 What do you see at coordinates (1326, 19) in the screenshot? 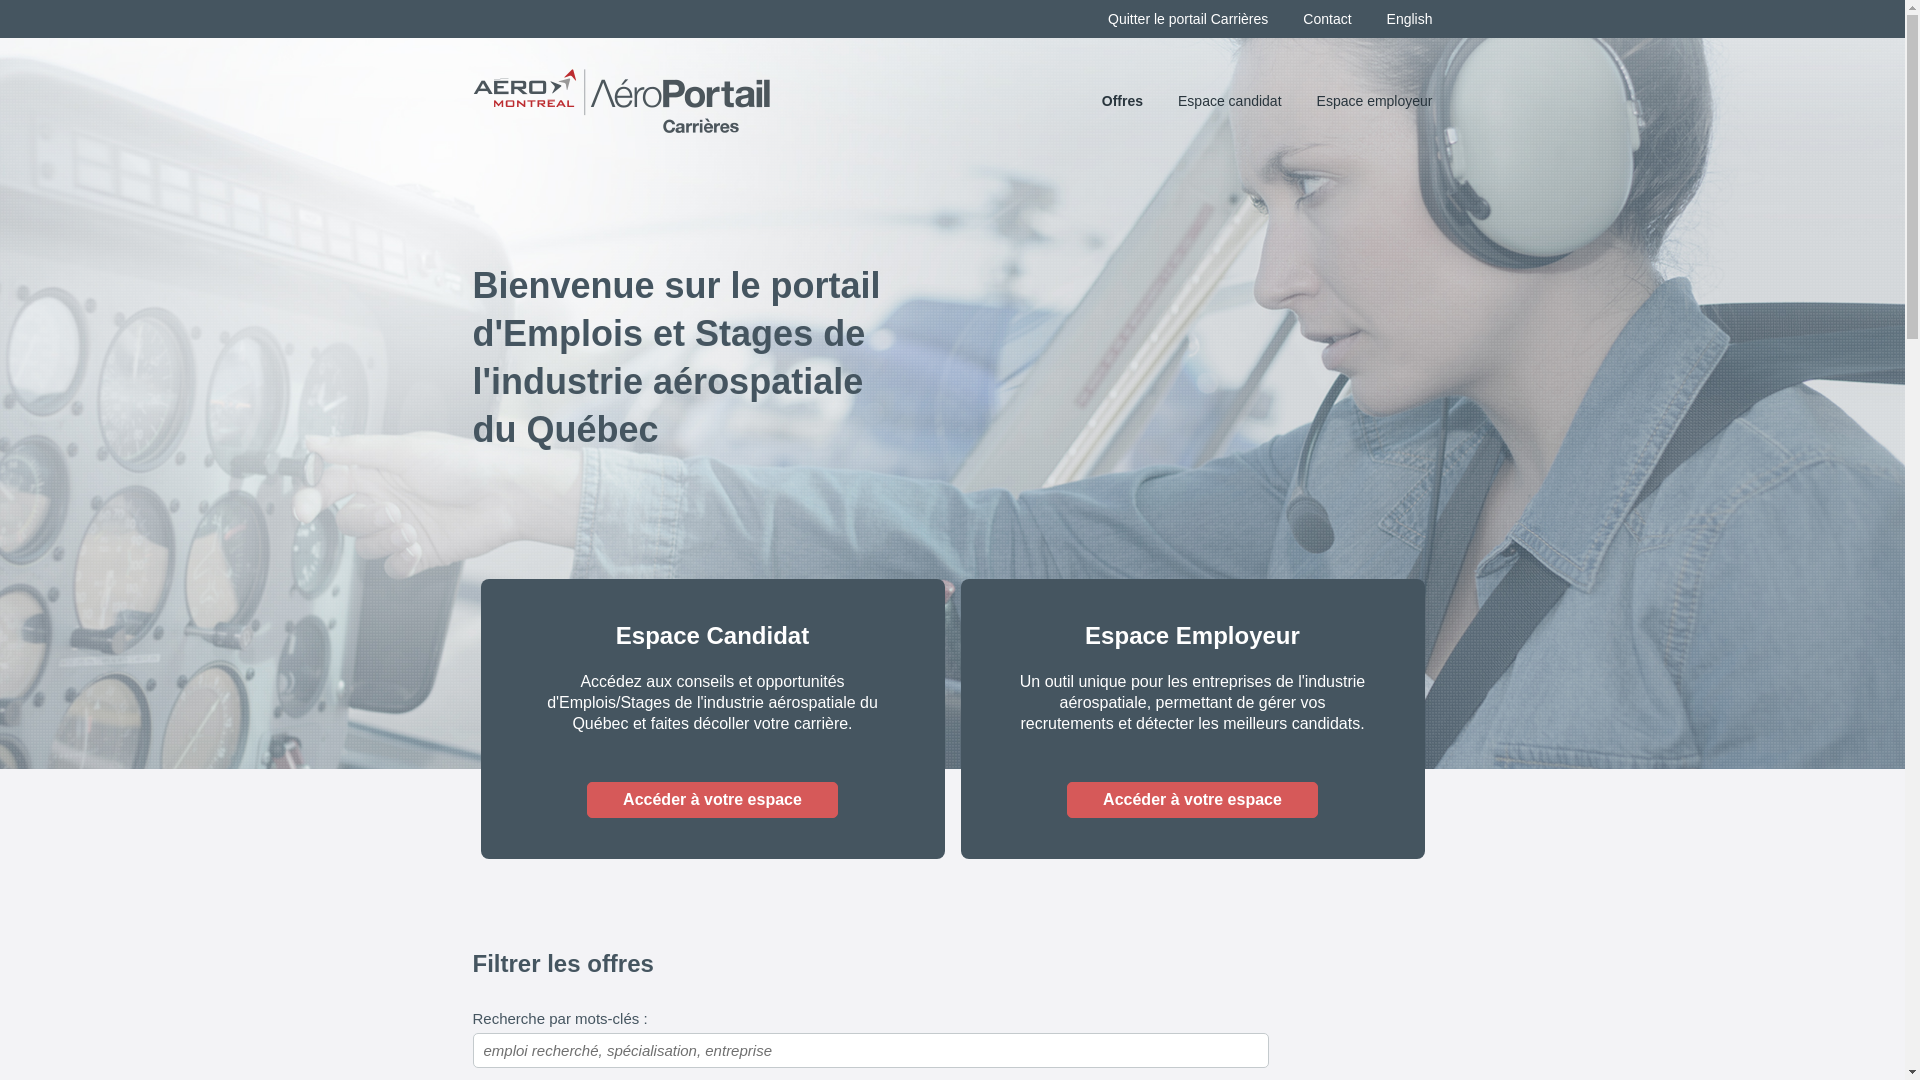
I see `'Contact'` at bounding box center [1326, 19].